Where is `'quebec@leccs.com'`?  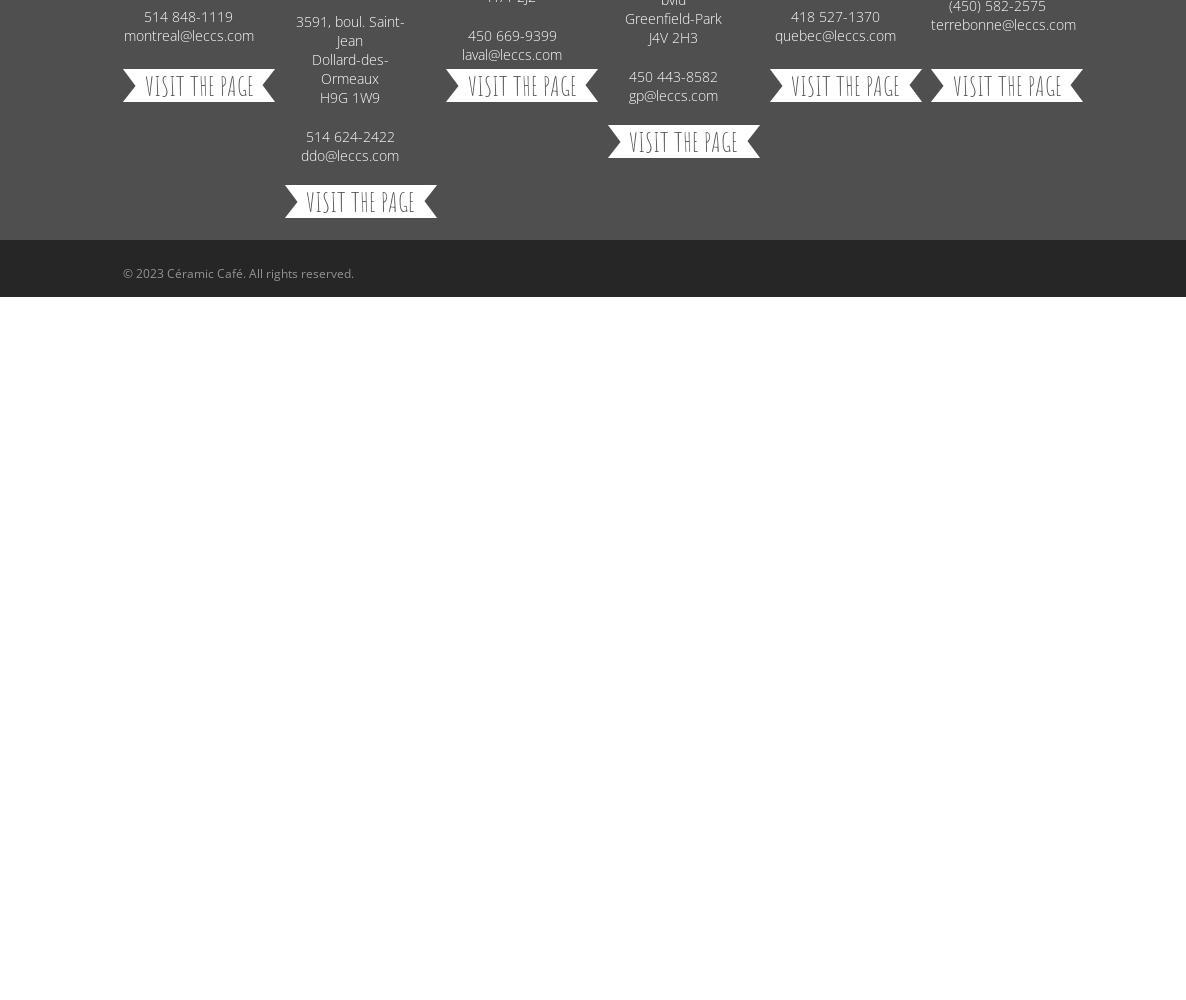 'quebec@leccs.com' is located at coordinates (833, 35).